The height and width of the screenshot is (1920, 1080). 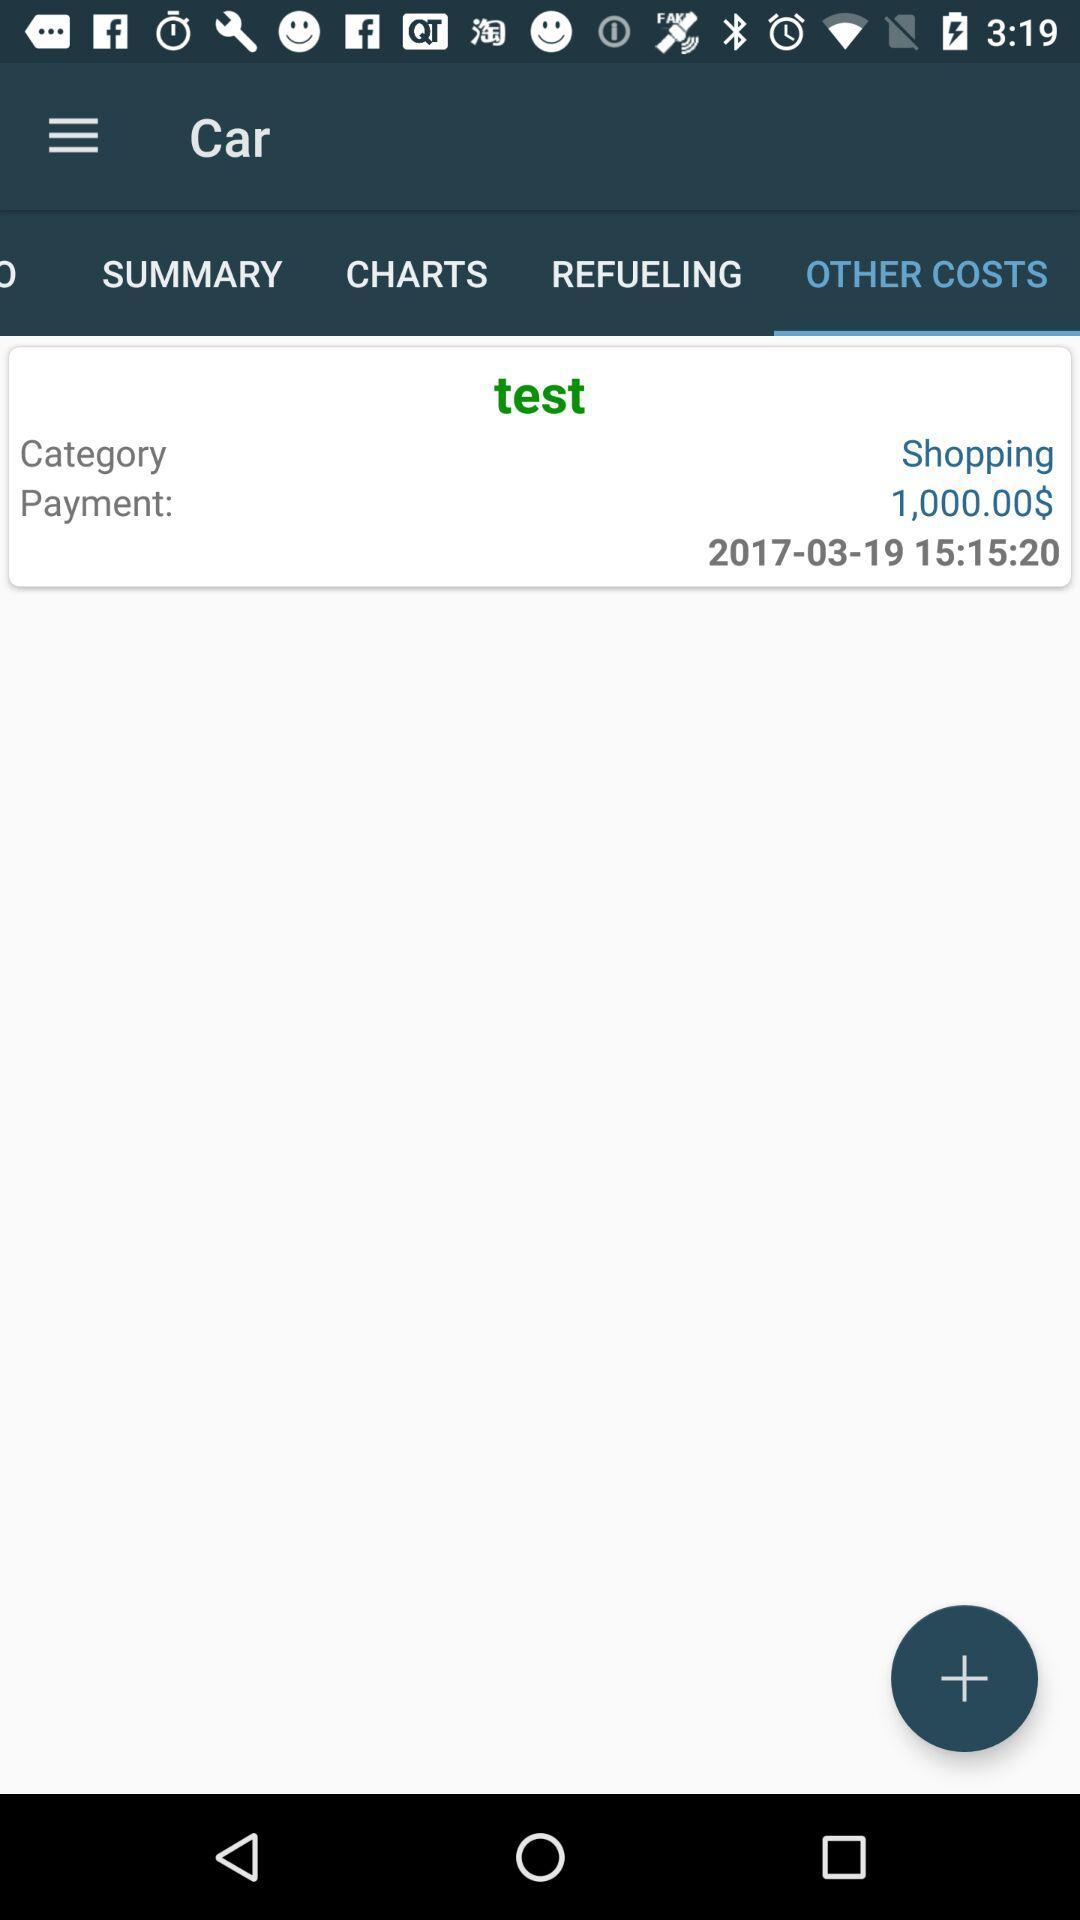 I want to click on app to the left of car icon, so click(x=72, y=135).